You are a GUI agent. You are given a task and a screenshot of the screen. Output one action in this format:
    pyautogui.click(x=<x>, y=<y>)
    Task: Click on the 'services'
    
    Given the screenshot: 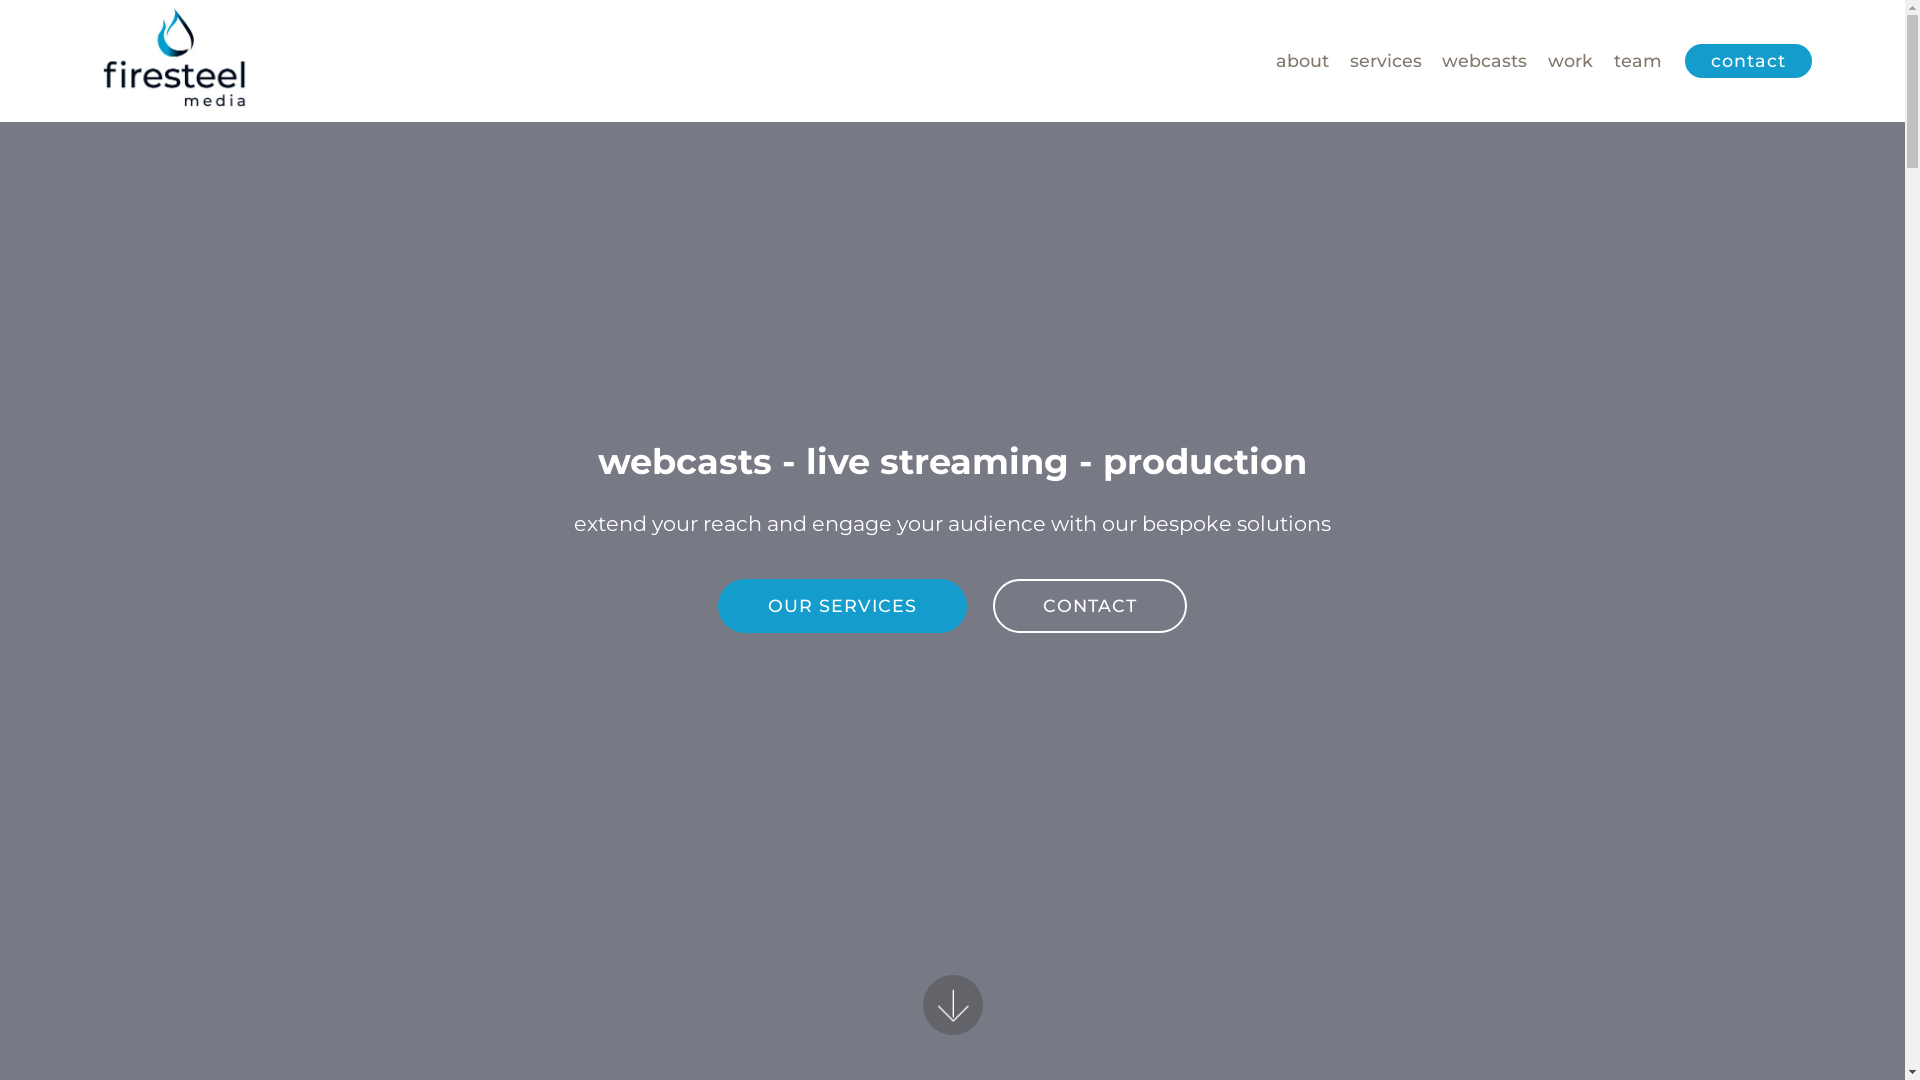 What is the action you would take?
    pyautogui.click(x=1385, y=60)
    